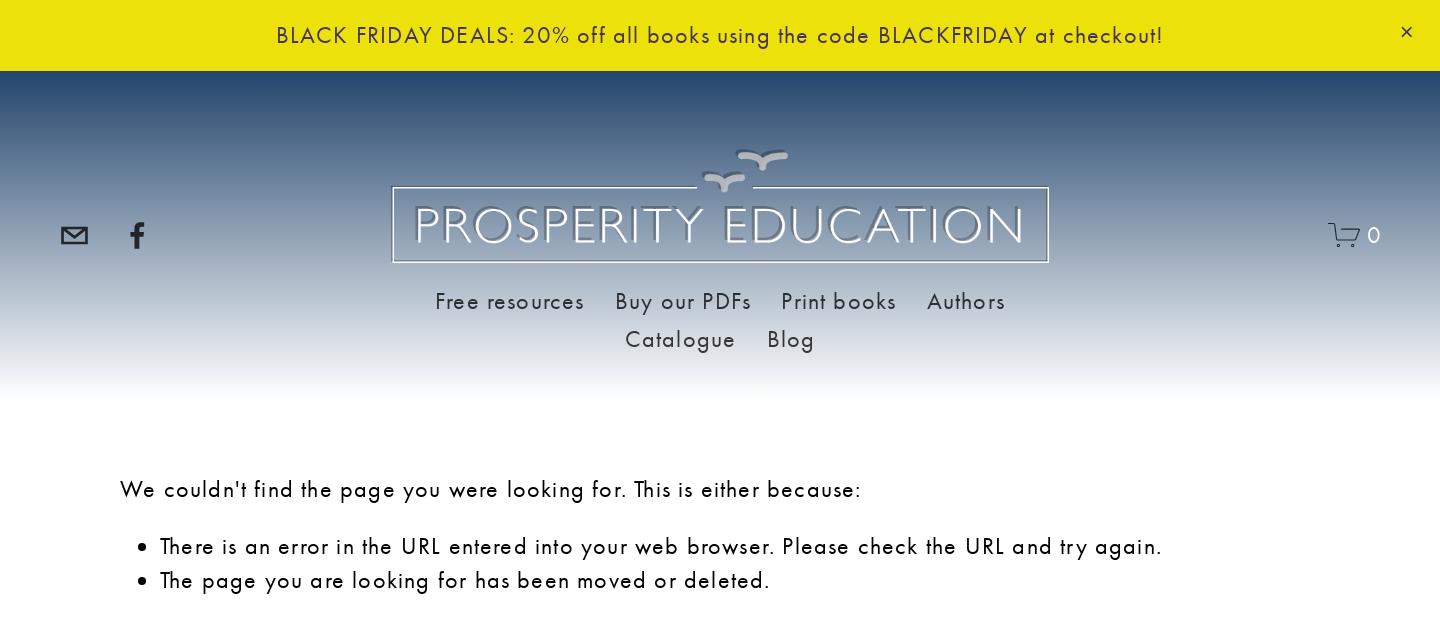 This screenshot has width=1440, height=617. What do you see at coordinates (964, 298) in the screenshot?
I see `'Authors'` at bounding box center [964, 298].